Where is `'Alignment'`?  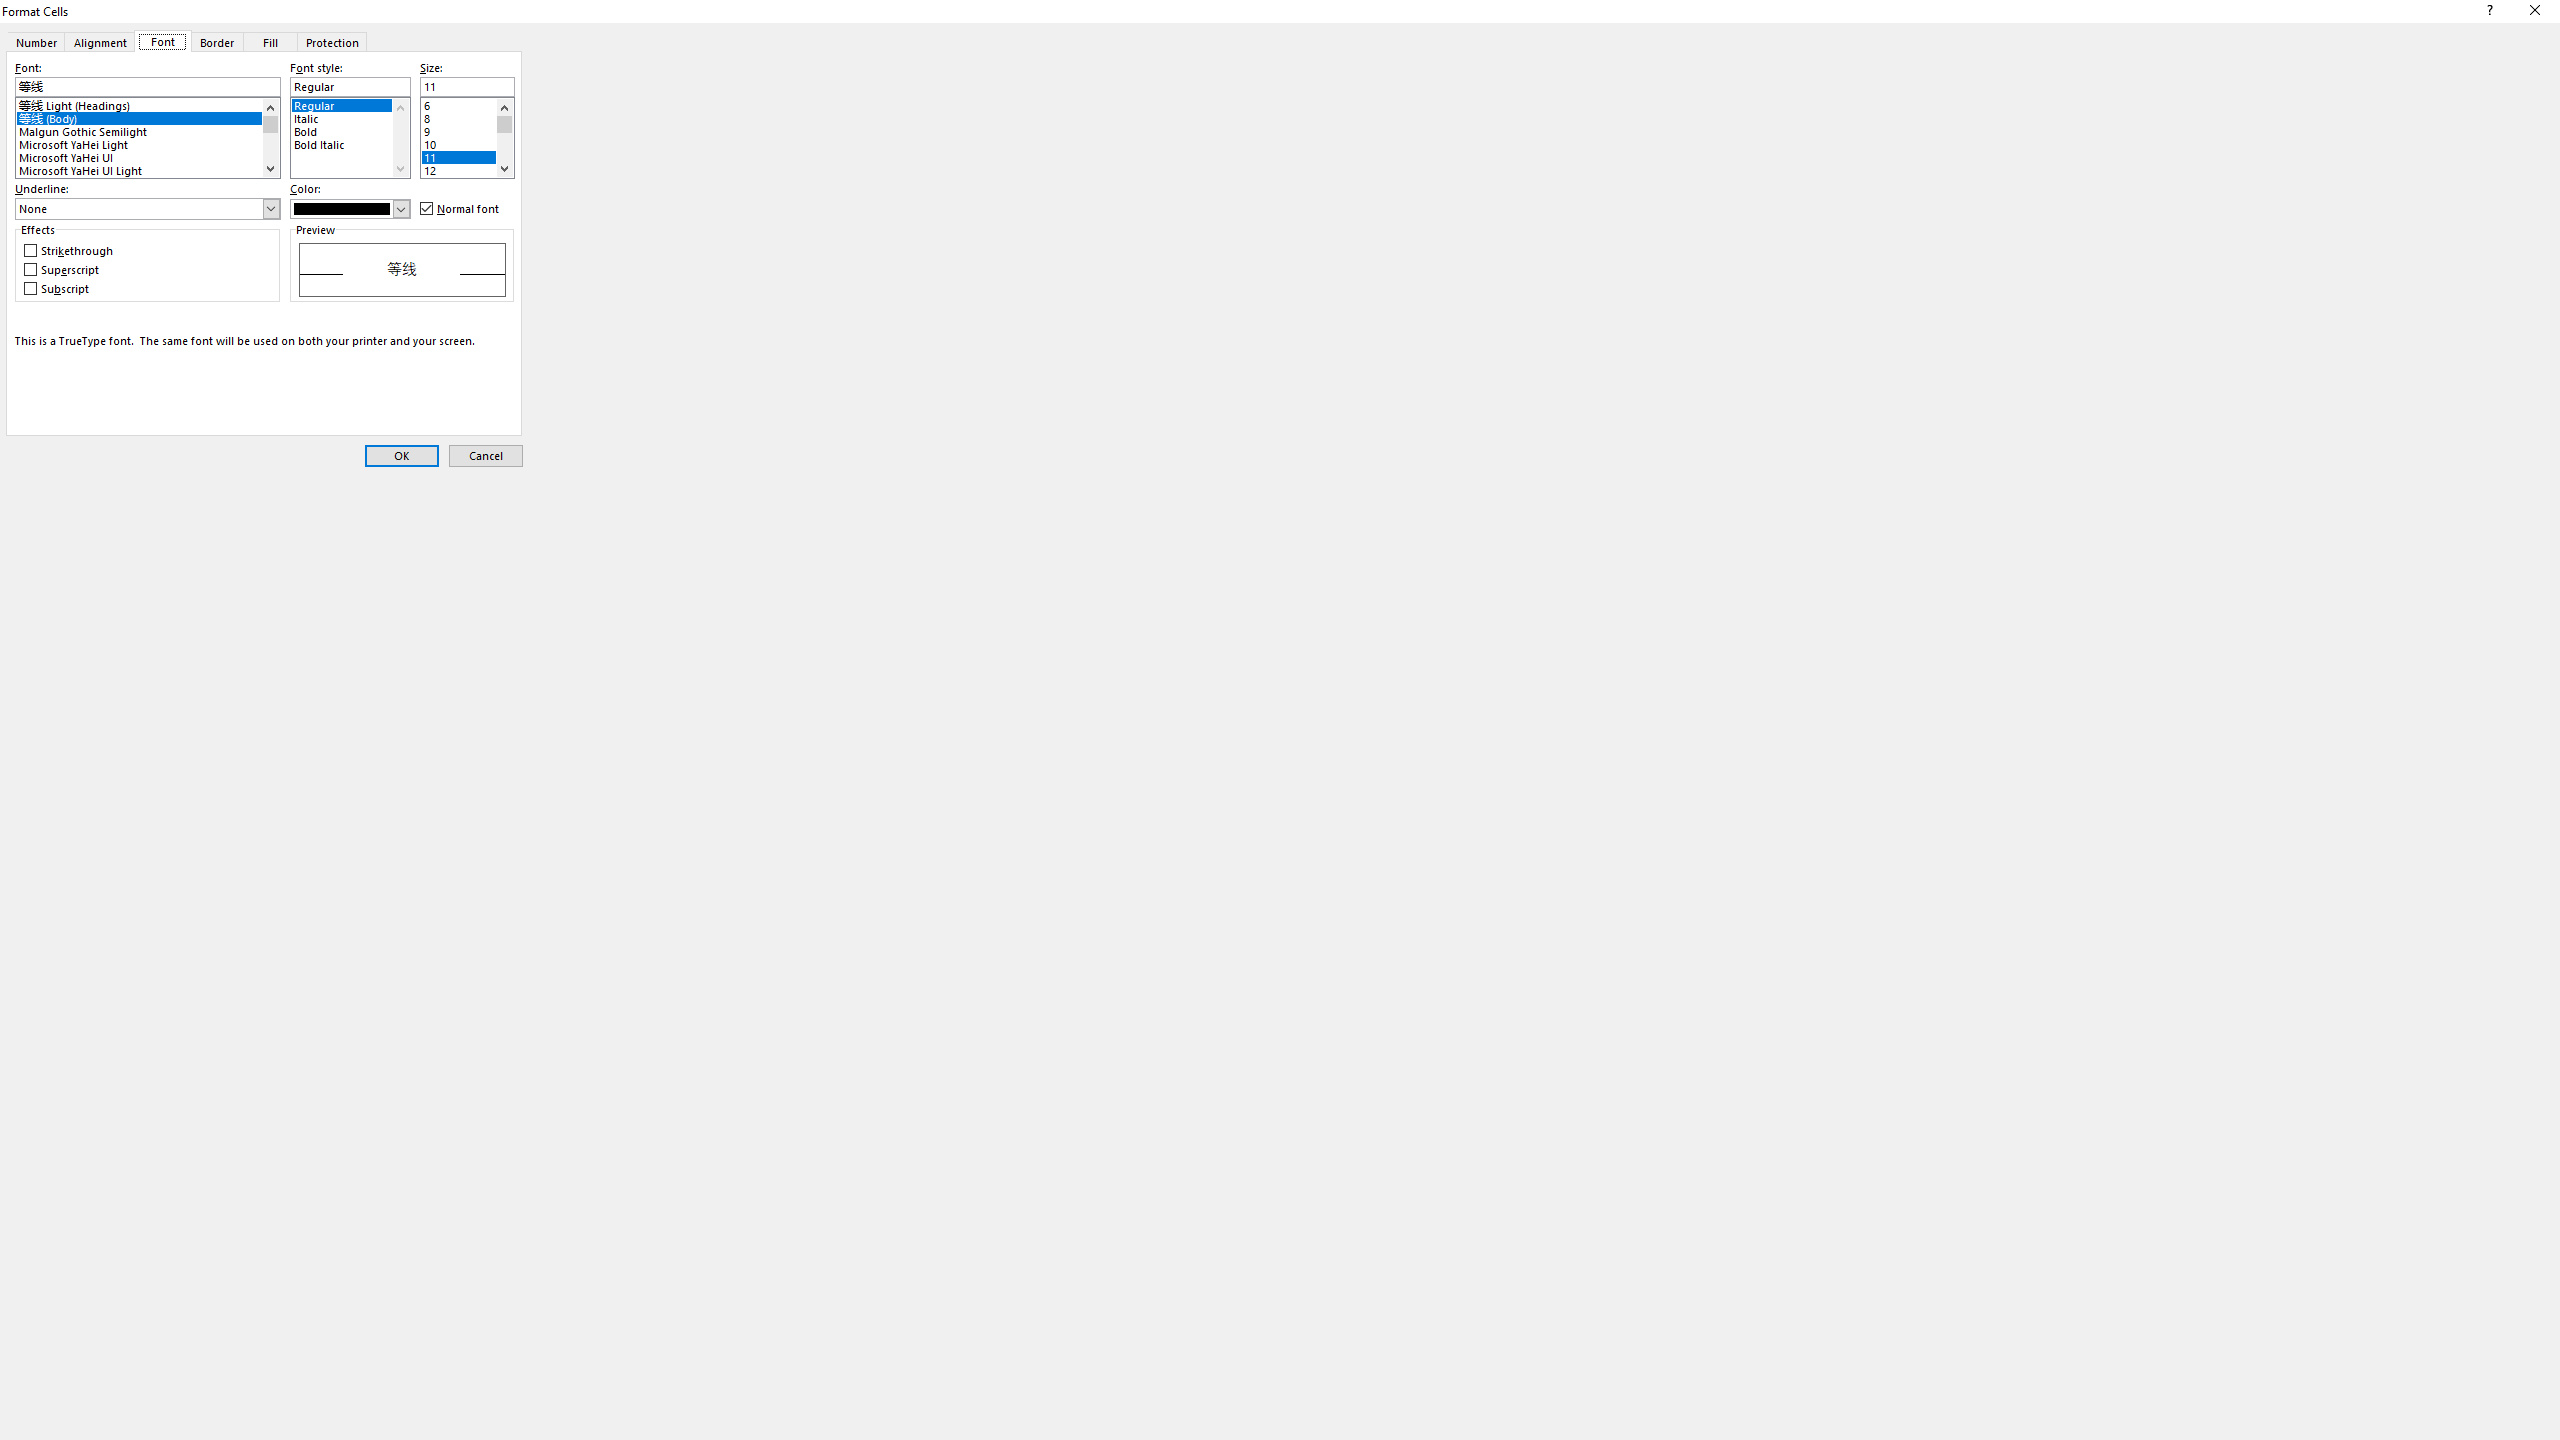 'Alignment' is located at coordinates (98, 41).